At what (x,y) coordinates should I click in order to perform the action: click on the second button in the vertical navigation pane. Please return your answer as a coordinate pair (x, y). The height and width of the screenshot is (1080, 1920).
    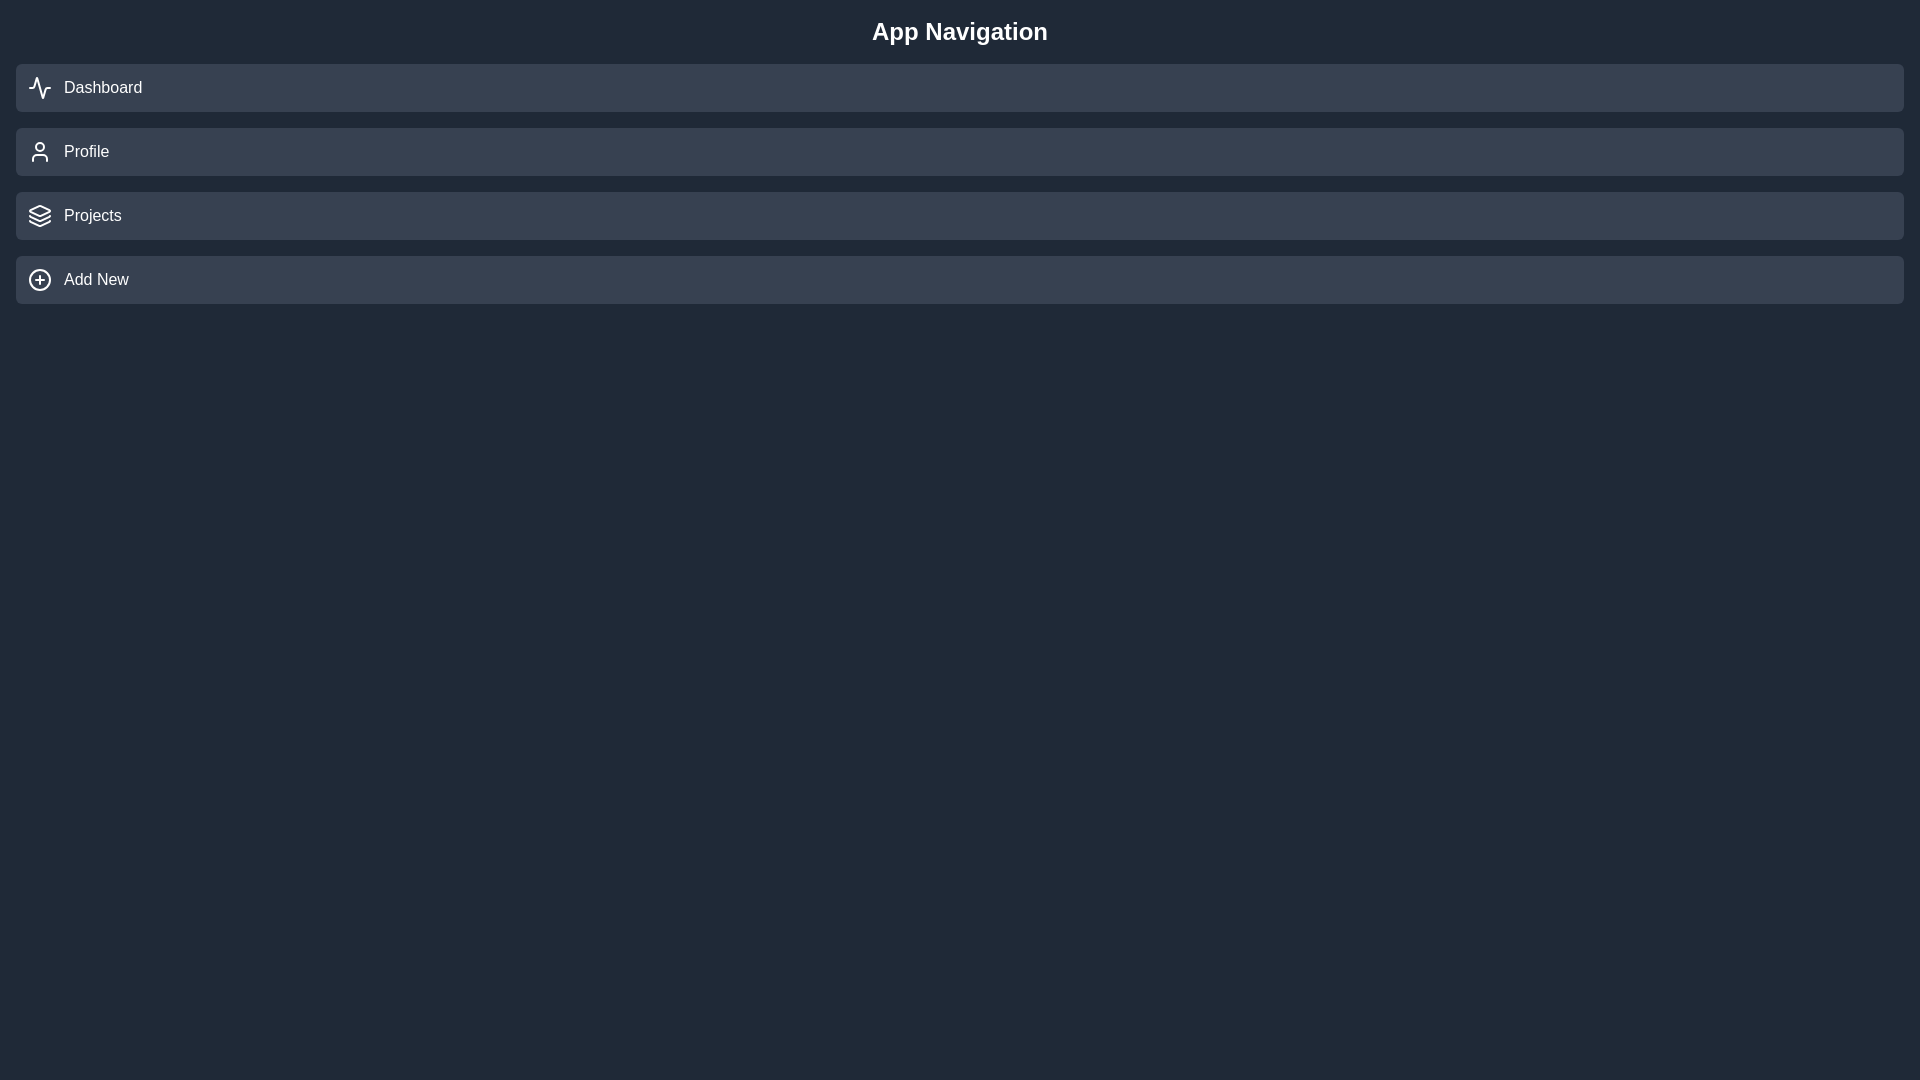
    Looking at the image, I should click on (960, 150).